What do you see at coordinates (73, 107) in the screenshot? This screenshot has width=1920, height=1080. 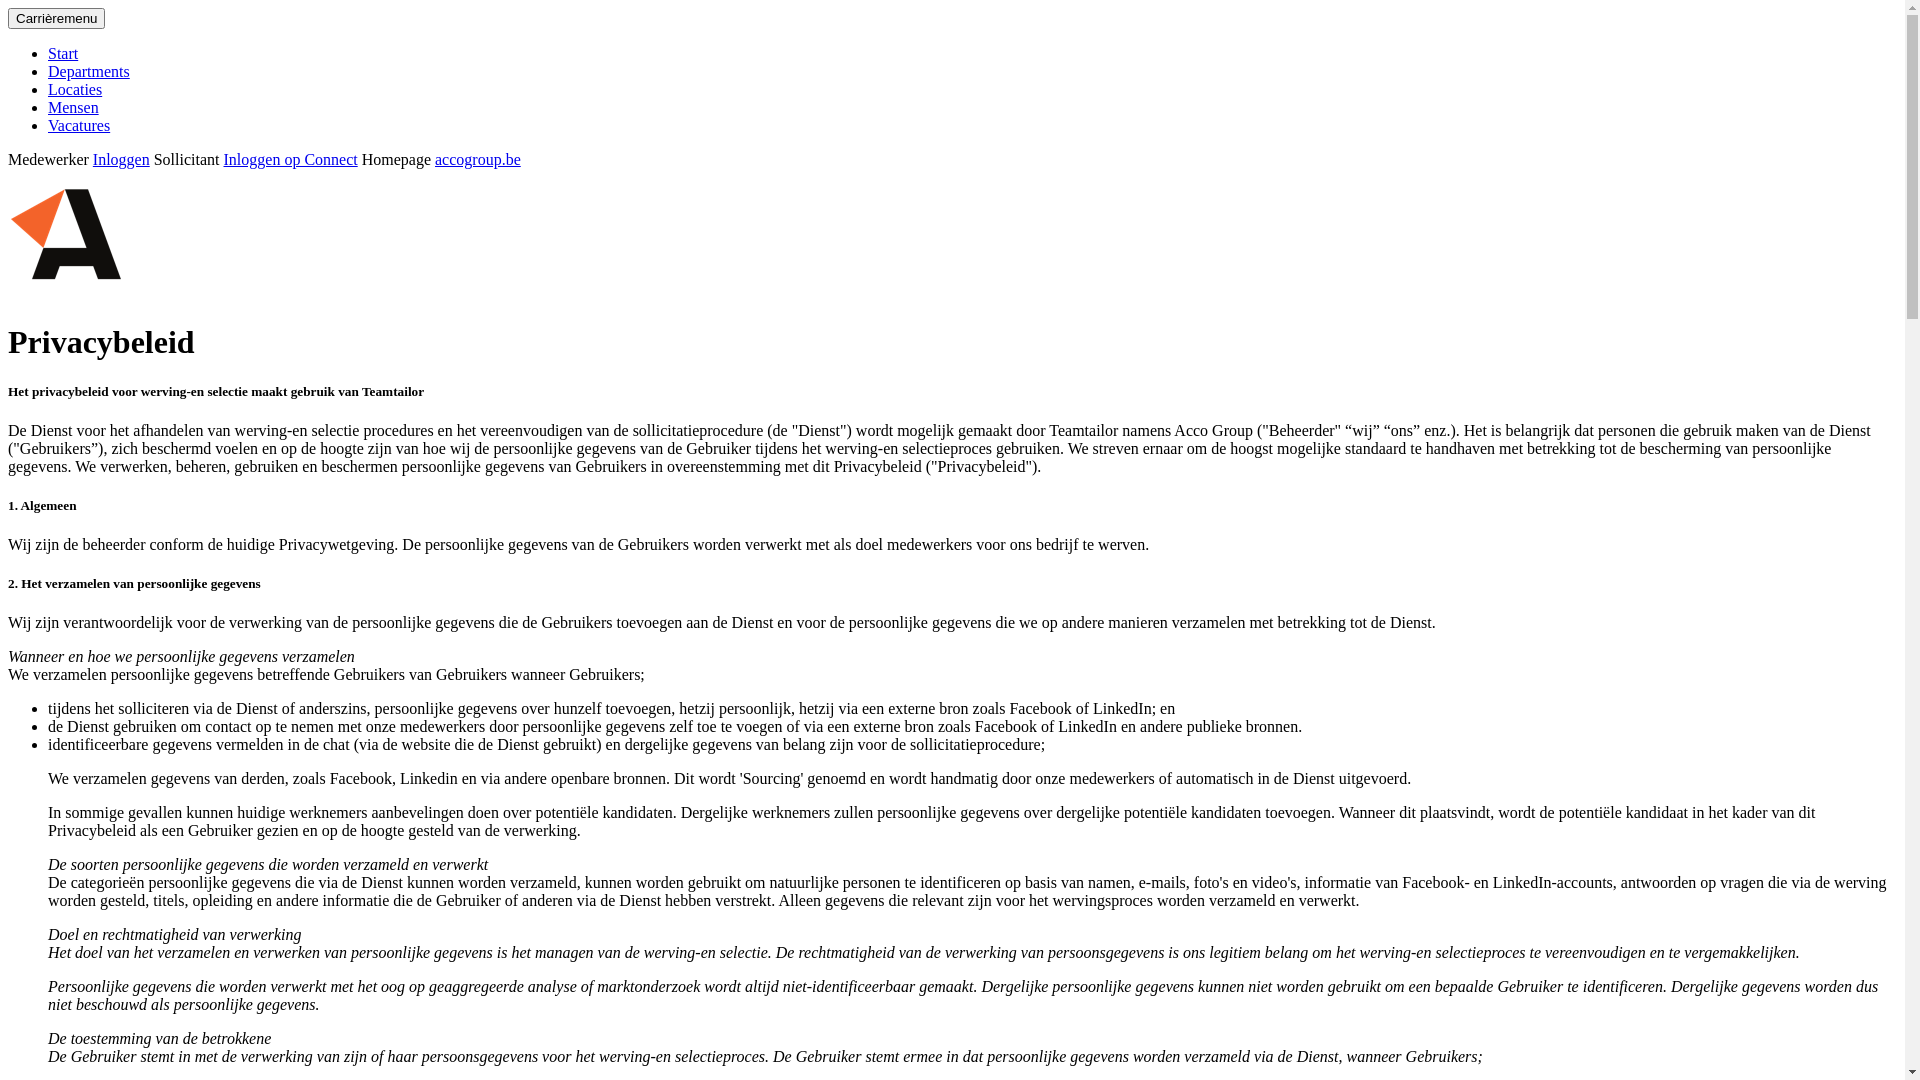 I see `'Mensen'` at bounding box center [73, 107].